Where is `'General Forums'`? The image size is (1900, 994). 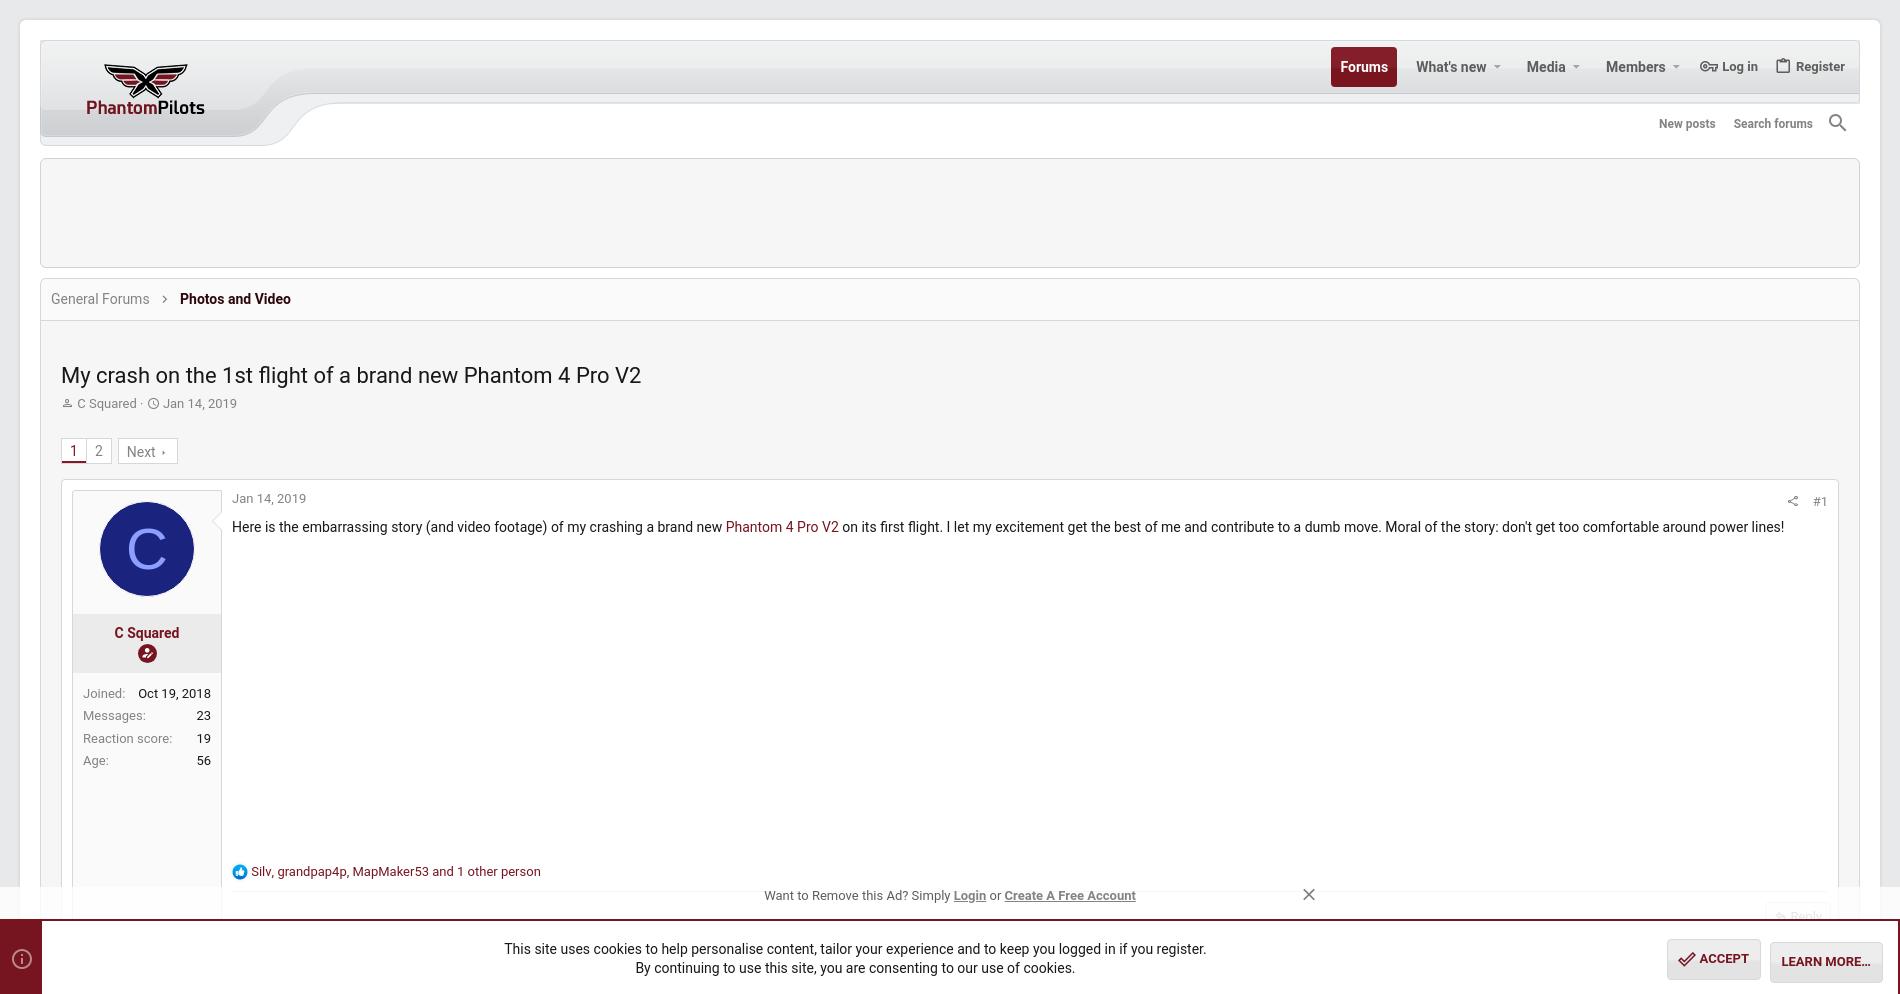
'General Forums' is located at coordinates (147, 298).